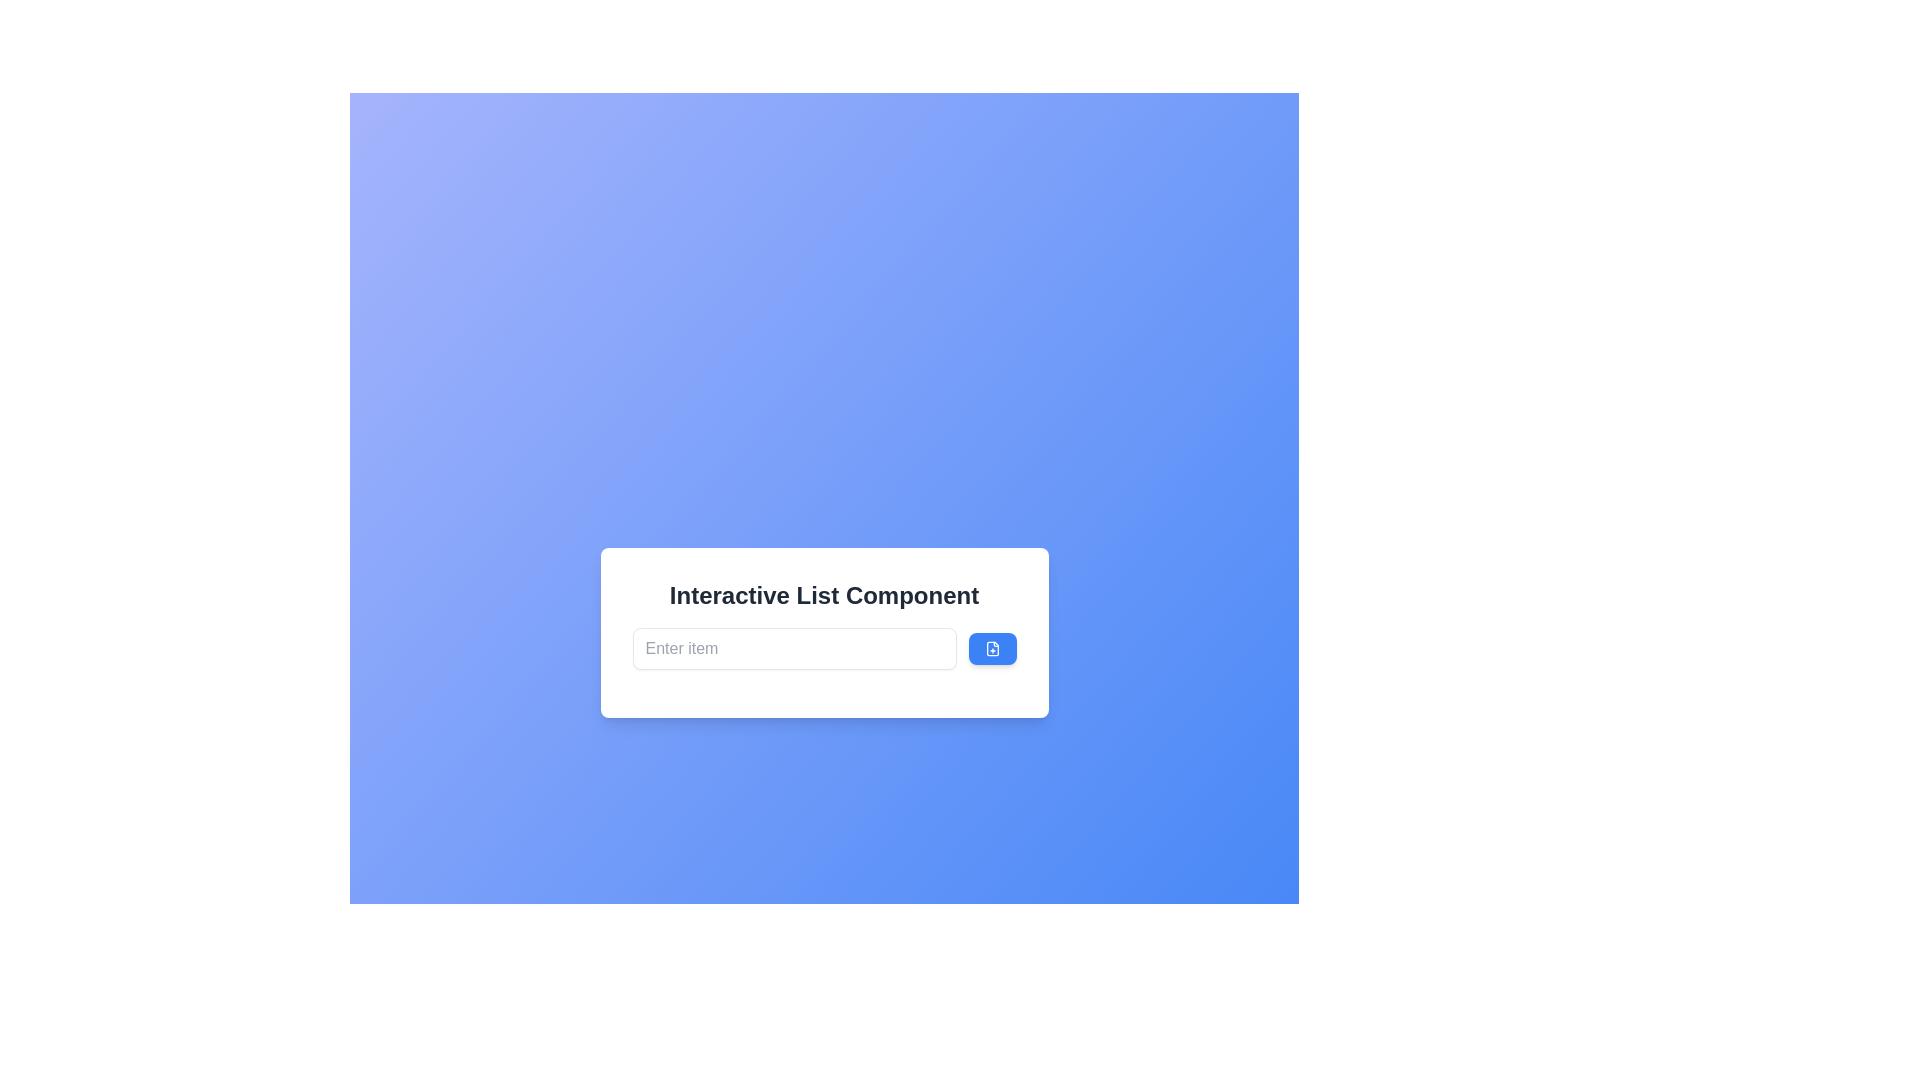 This screenshot has width=1920, height=1080. What do you see at coordinates (992, 648) in the screenshot?
I see `the button styled with a blue background and white text` at bounding box center [992, 648].